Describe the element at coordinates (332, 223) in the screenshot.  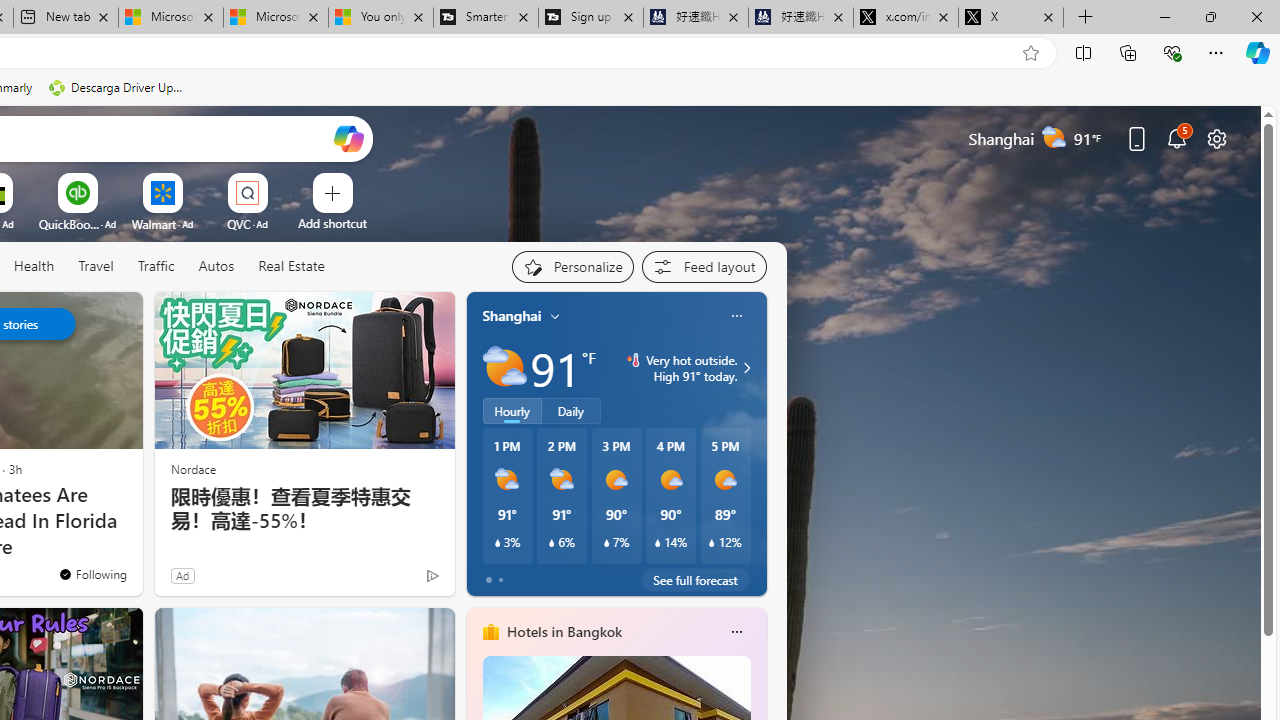
I see `'Add a site'` at that location.